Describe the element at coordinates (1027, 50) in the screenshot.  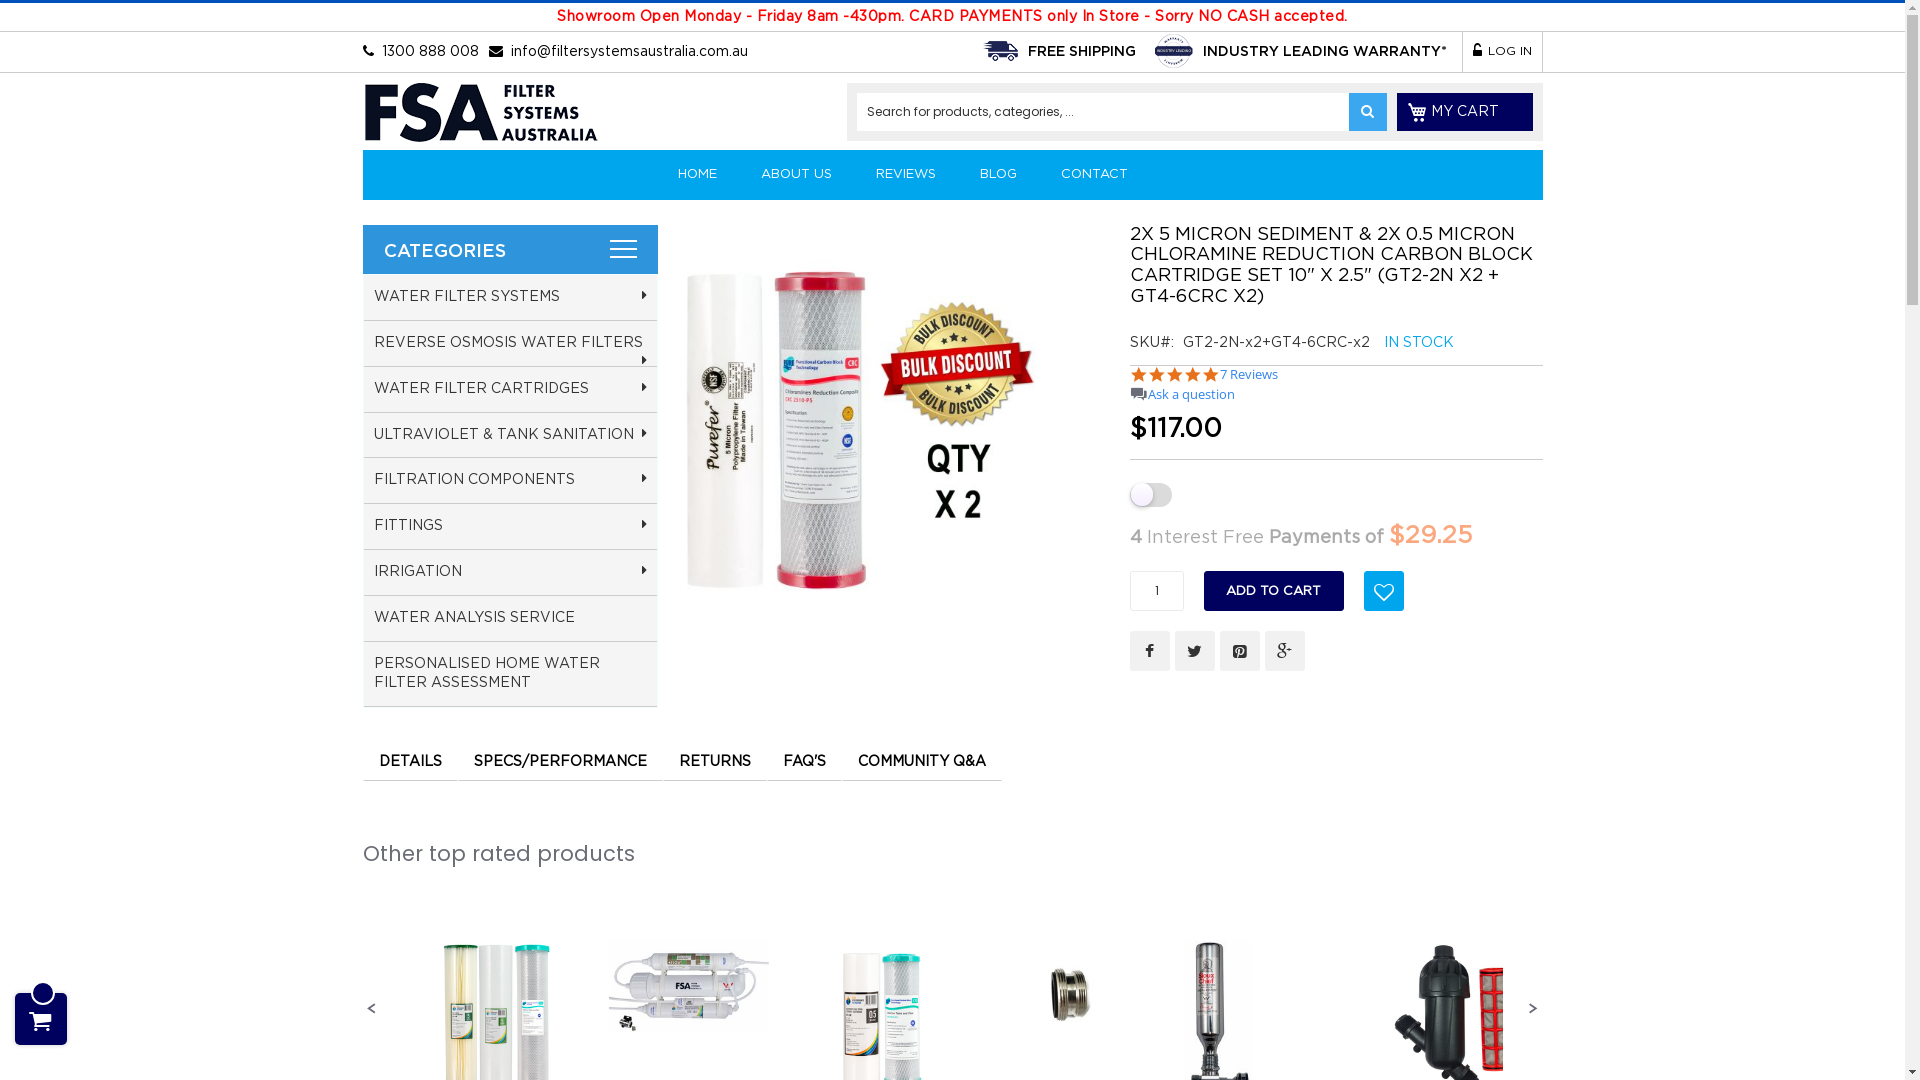
I see `'FREE SHIPPING'` at that location.